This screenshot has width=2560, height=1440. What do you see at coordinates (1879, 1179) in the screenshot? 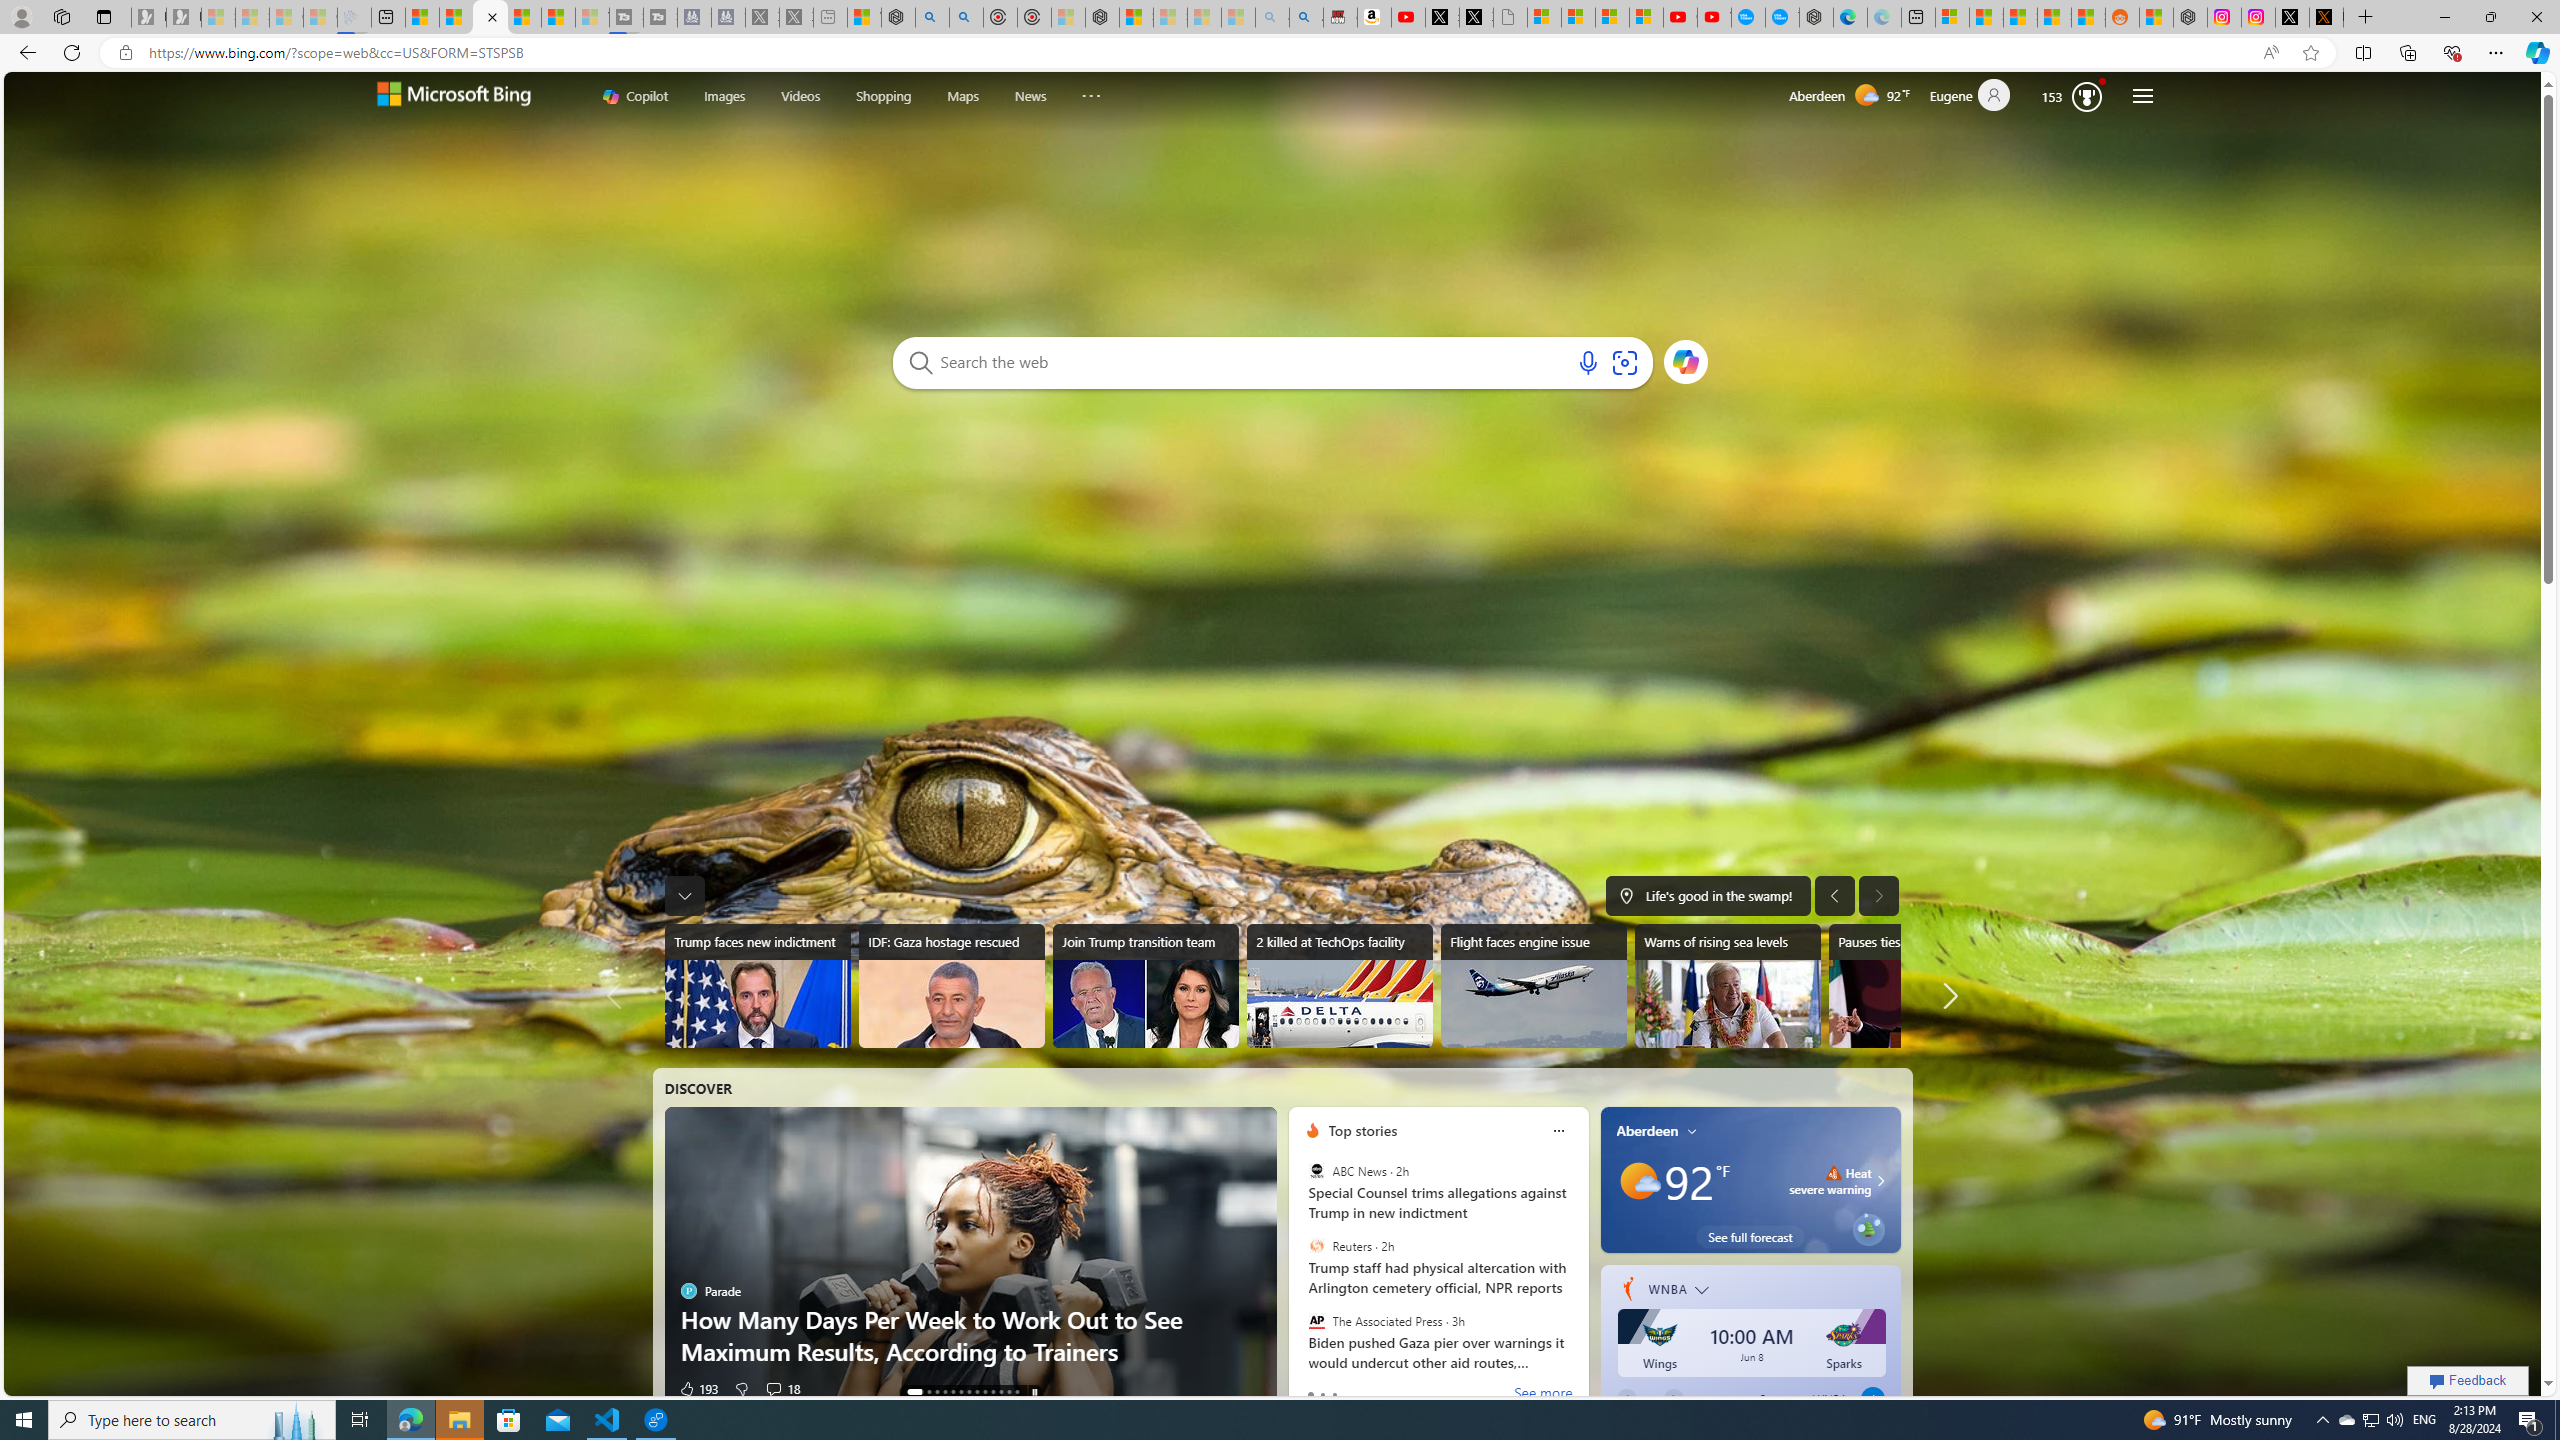
I see `'Class: weather-arrow-glyph'` at bounding box center [1879, 1179].